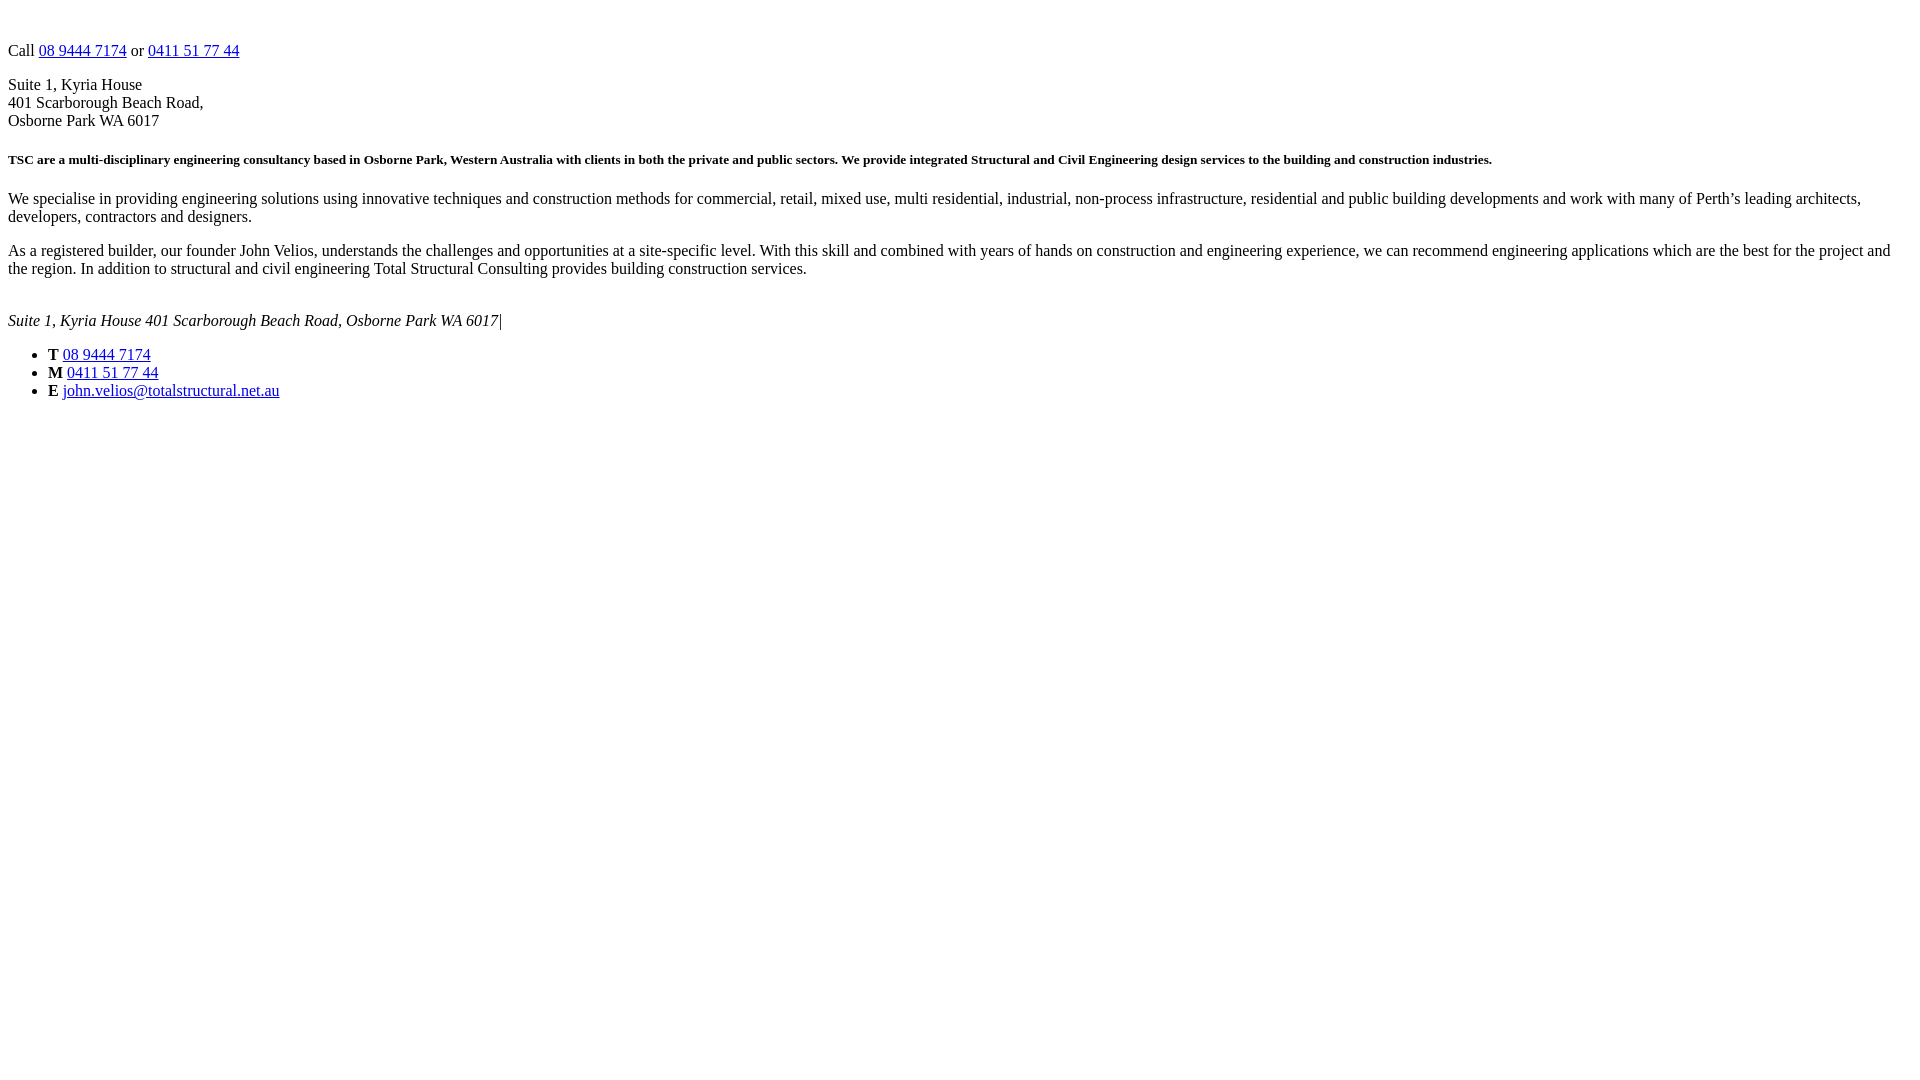  Describe the element at coordinates (67, 372) in the screenshot. I see `'0411 51 77 44'` at that location.